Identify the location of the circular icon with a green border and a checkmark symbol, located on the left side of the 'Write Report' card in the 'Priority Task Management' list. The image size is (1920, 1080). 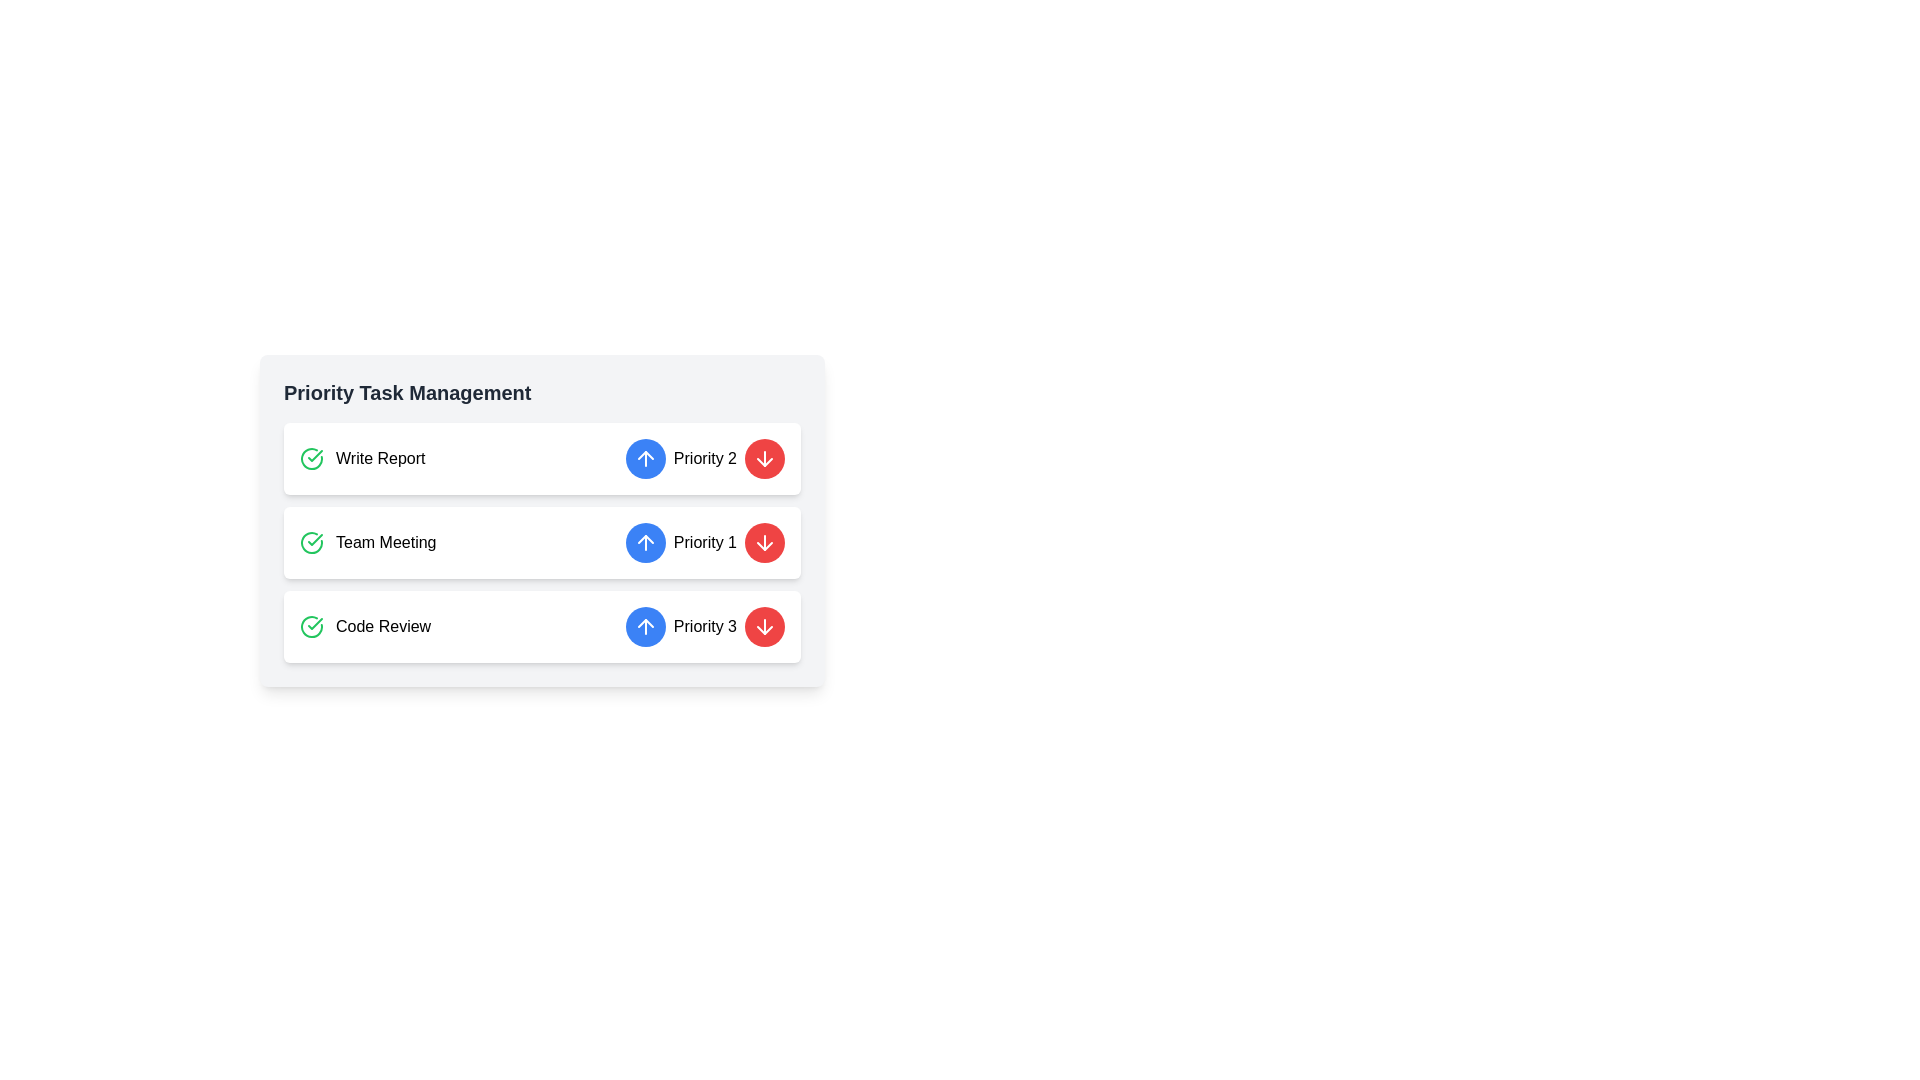
(311, 459).